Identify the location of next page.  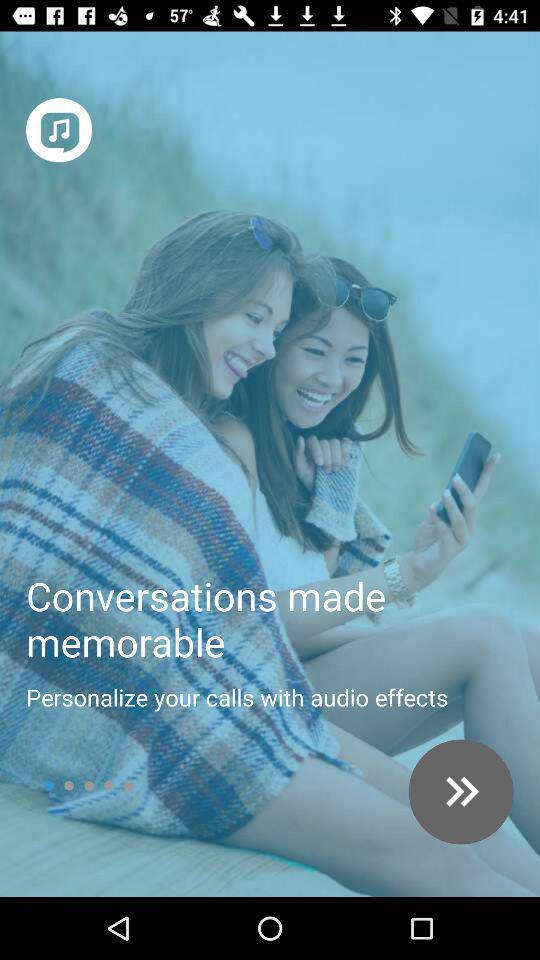
(461, 792).